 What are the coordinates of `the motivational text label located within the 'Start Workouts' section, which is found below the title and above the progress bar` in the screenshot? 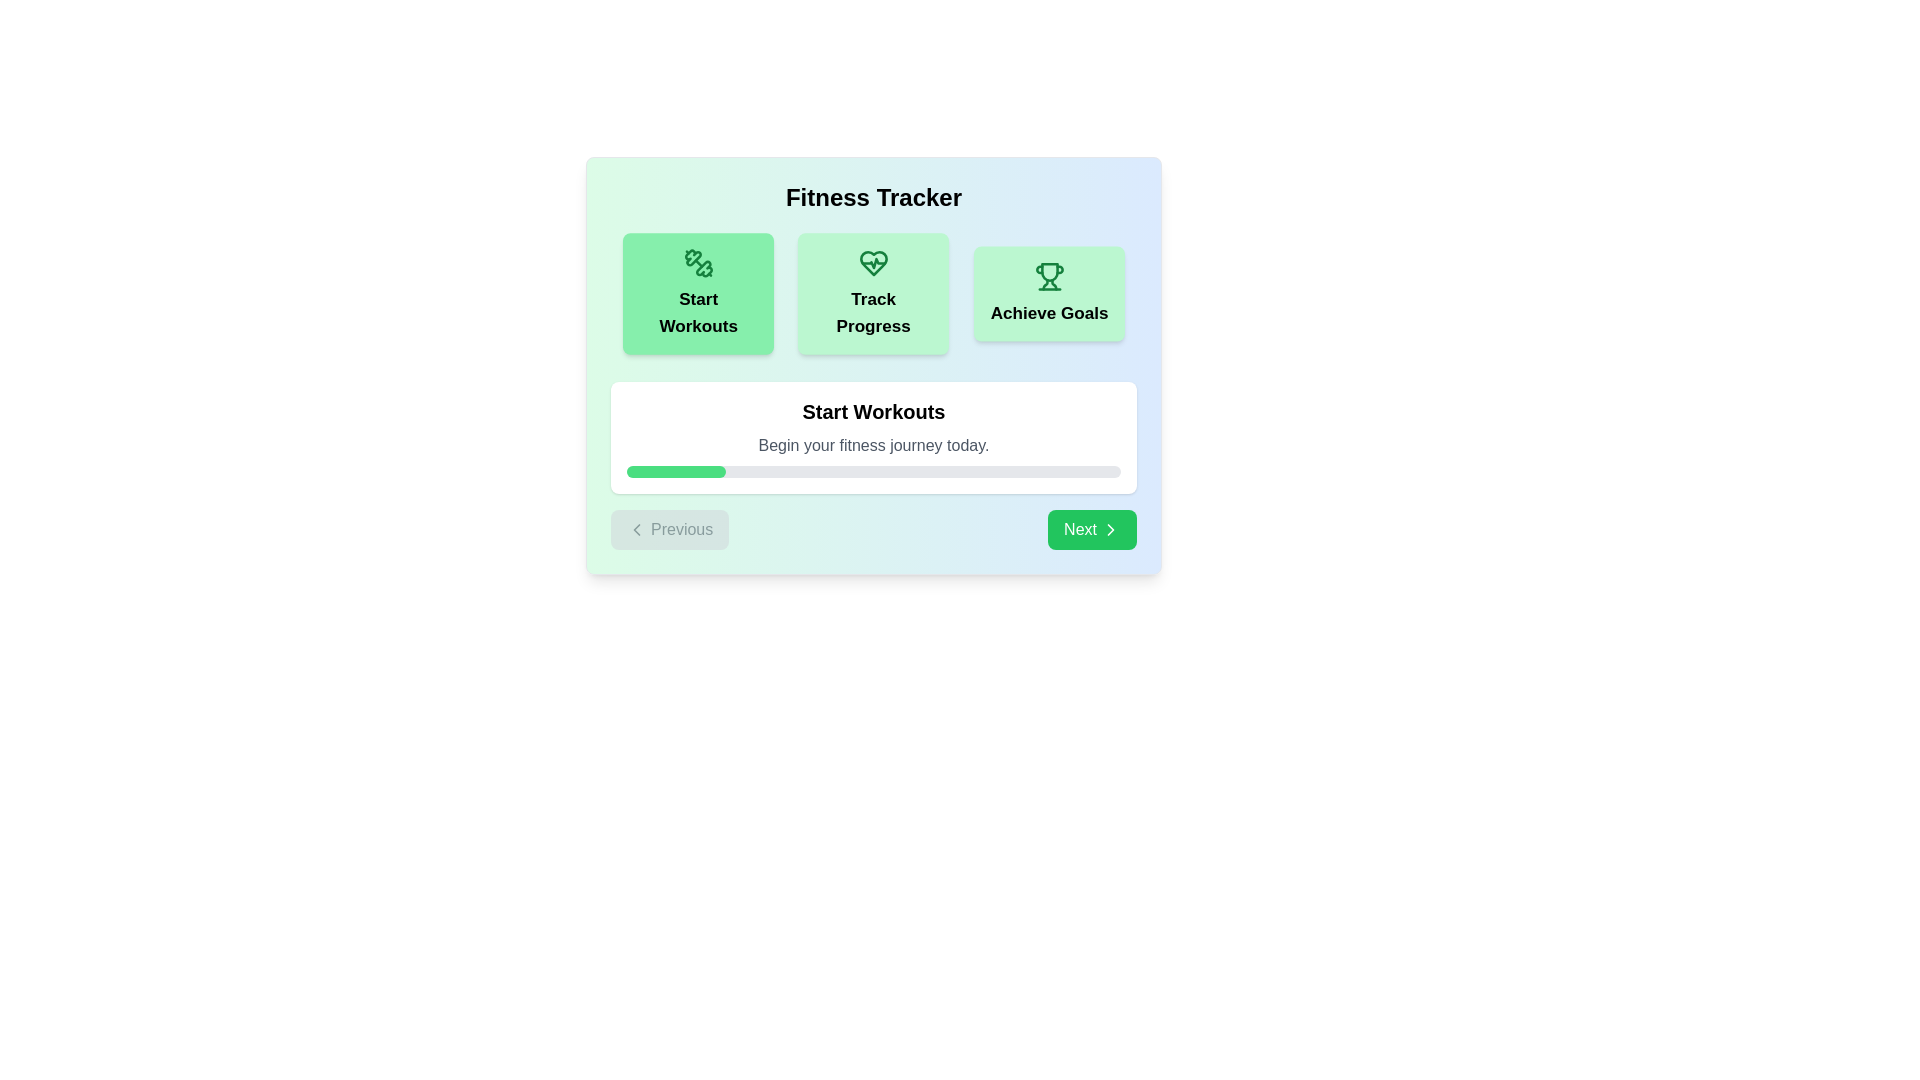 It's located at (873, 445).